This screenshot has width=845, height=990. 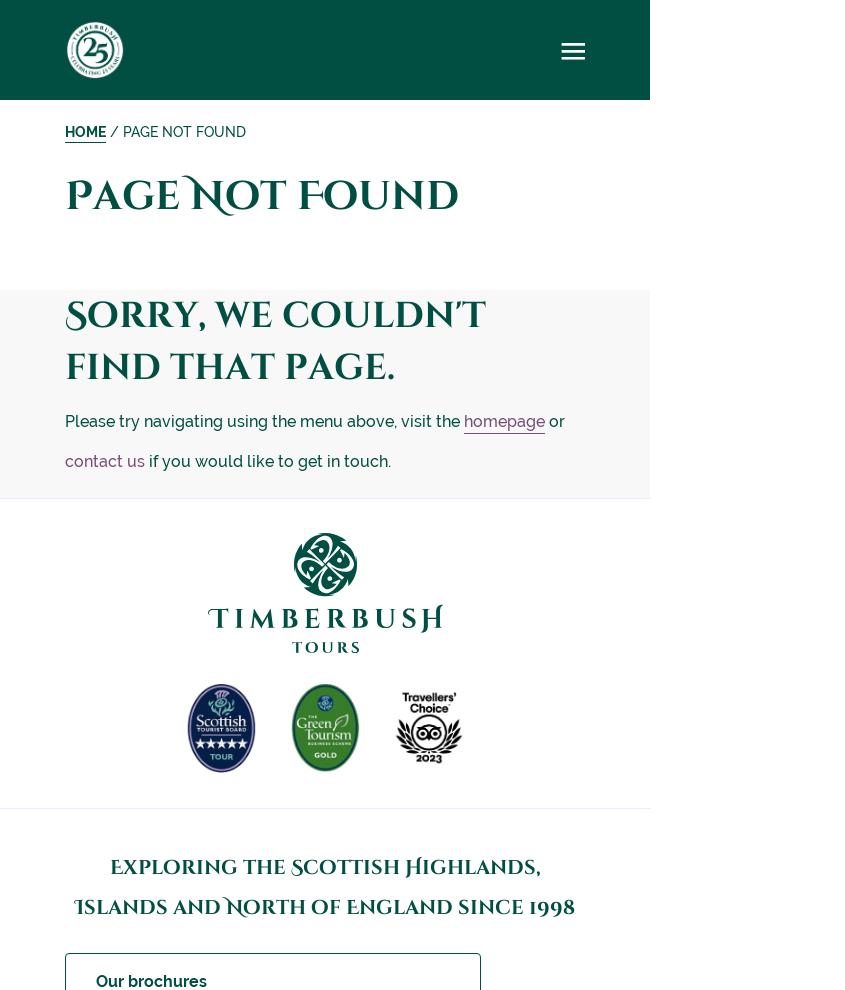 What do you see at coordinates (84, 130) in the screenshot?
I see `'Home'` at bounding box center [84, 130].